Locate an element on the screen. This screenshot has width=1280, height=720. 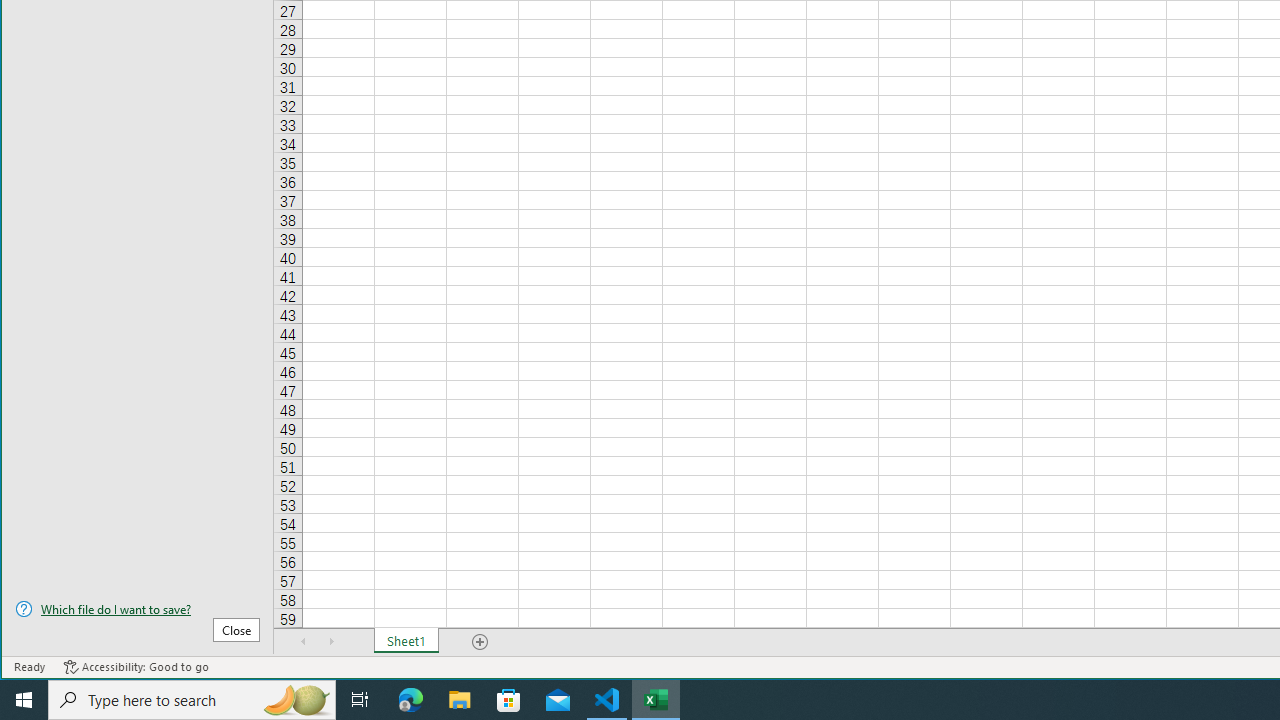
'Type here to search' is located at coordinates (192, 698).